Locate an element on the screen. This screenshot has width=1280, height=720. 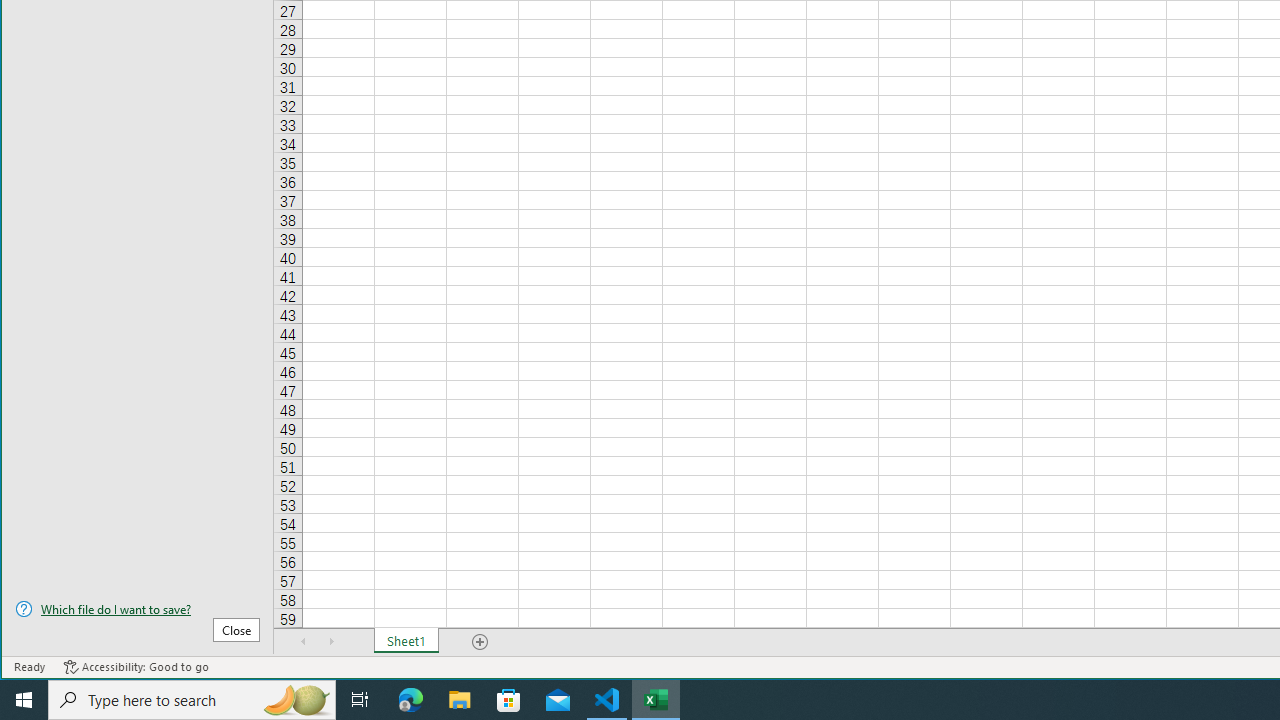
'Type here to search' is located at coordinates (192, 698).